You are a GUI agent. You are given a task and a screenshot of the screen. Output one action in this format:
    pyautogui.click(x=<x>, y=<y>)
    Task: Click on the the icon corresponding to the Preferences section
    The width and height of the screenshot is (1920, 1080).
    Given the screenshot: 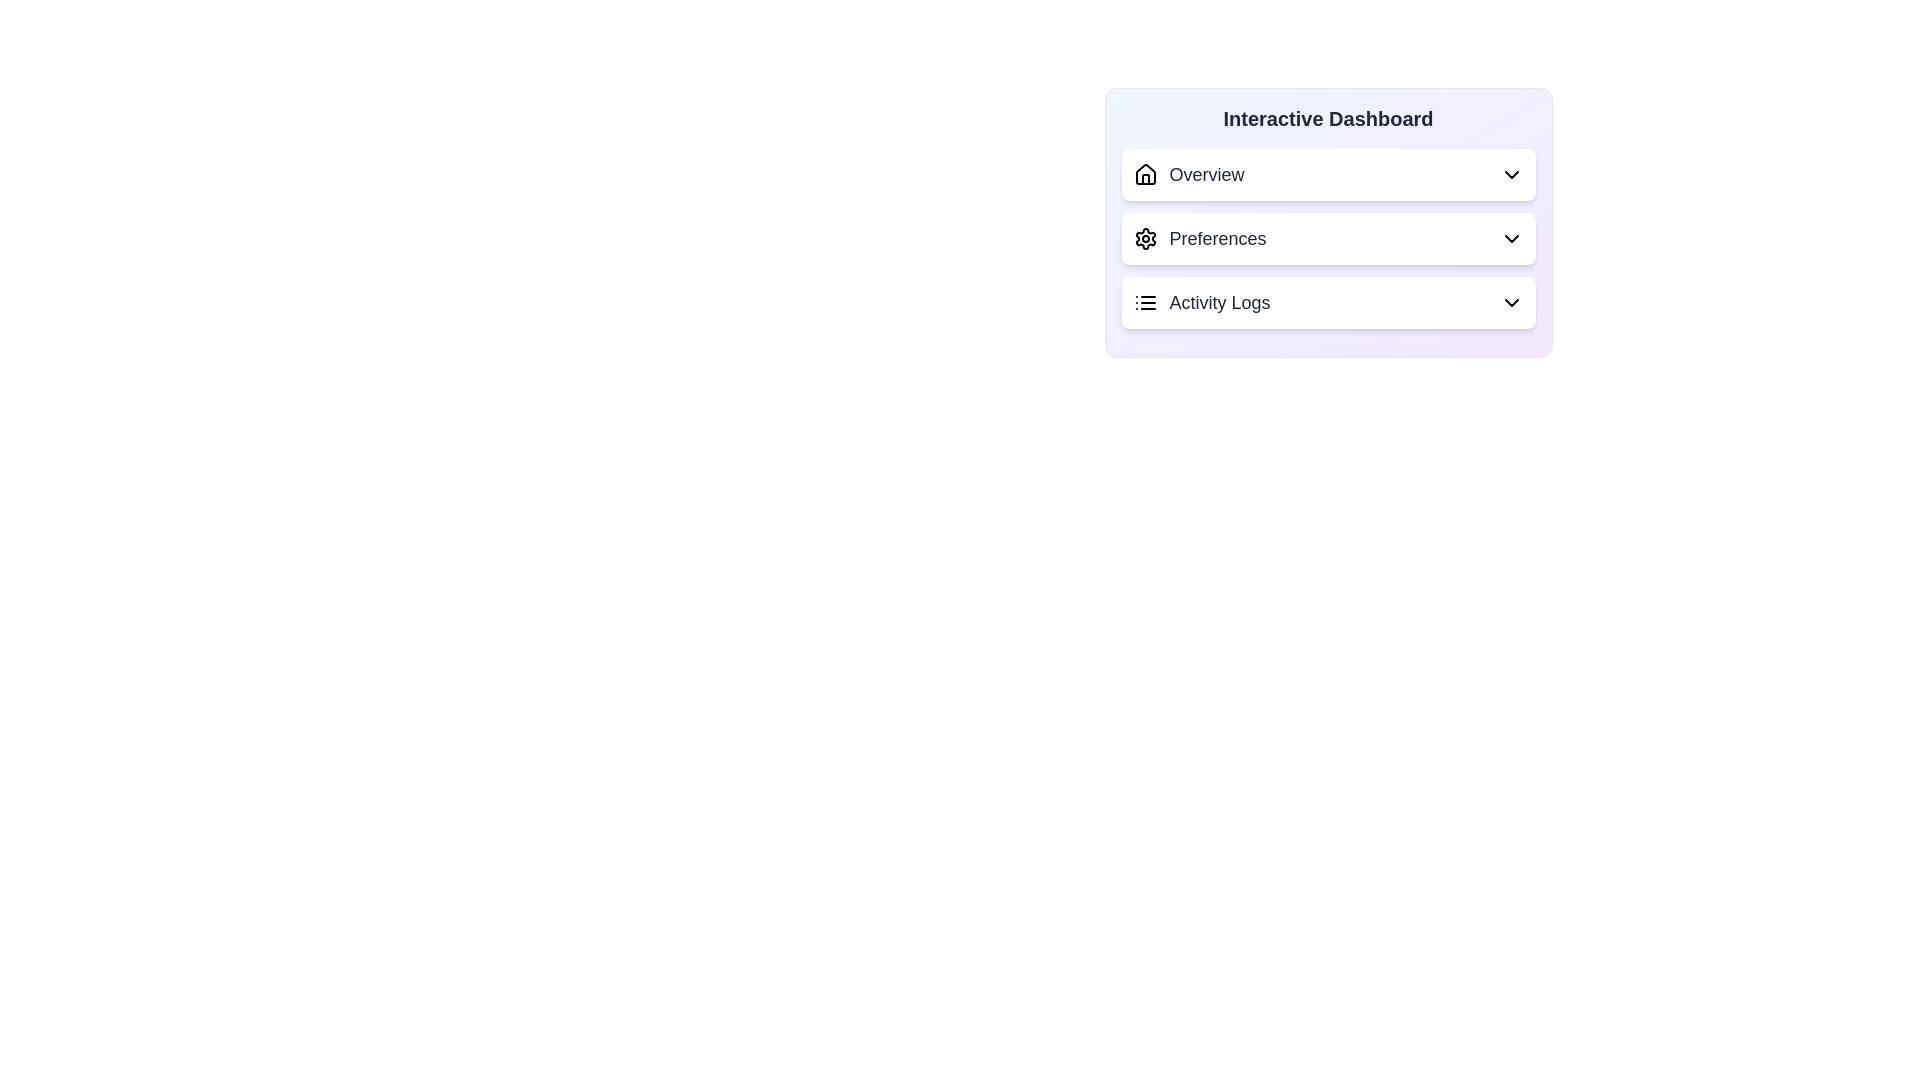 What is the action you would take?
    pyautogui.click(x=1145, y=238)
    